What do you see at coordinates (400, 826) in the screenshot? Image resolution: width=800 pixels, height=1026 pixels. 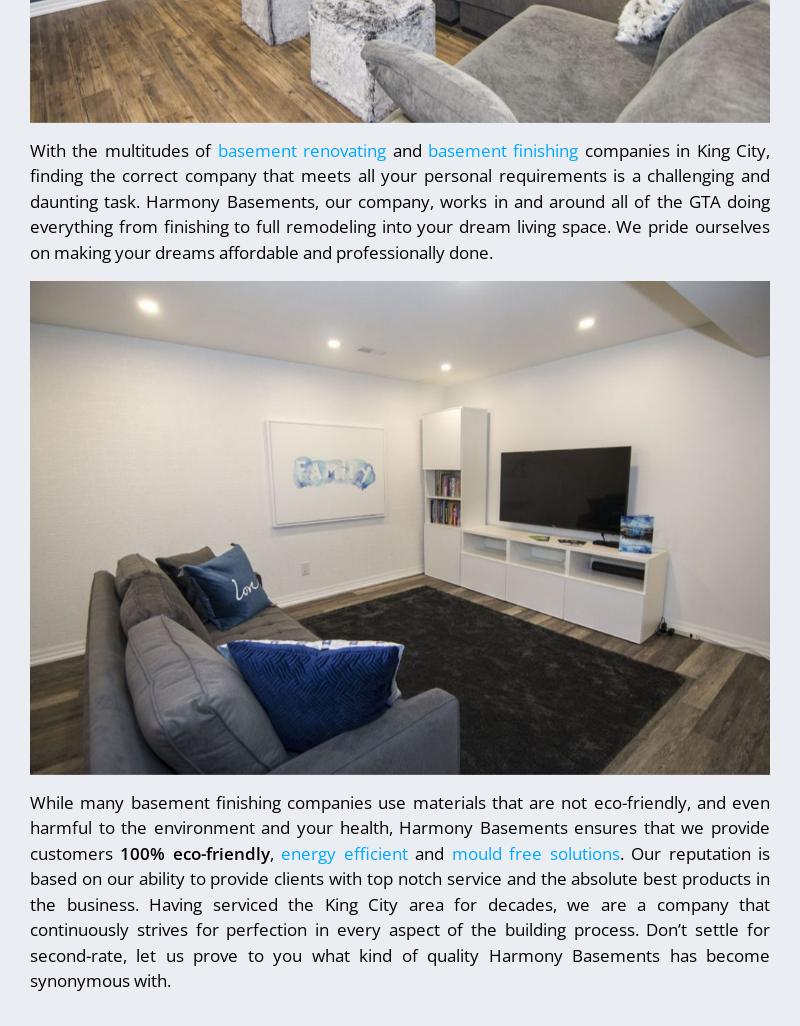 I see `'While many basement finishing companies use materials that are not eco-friendly, and even harmful to the environment and your health, Harmony Basements ensures that we provide customers'` at bounding box center [400, 826].